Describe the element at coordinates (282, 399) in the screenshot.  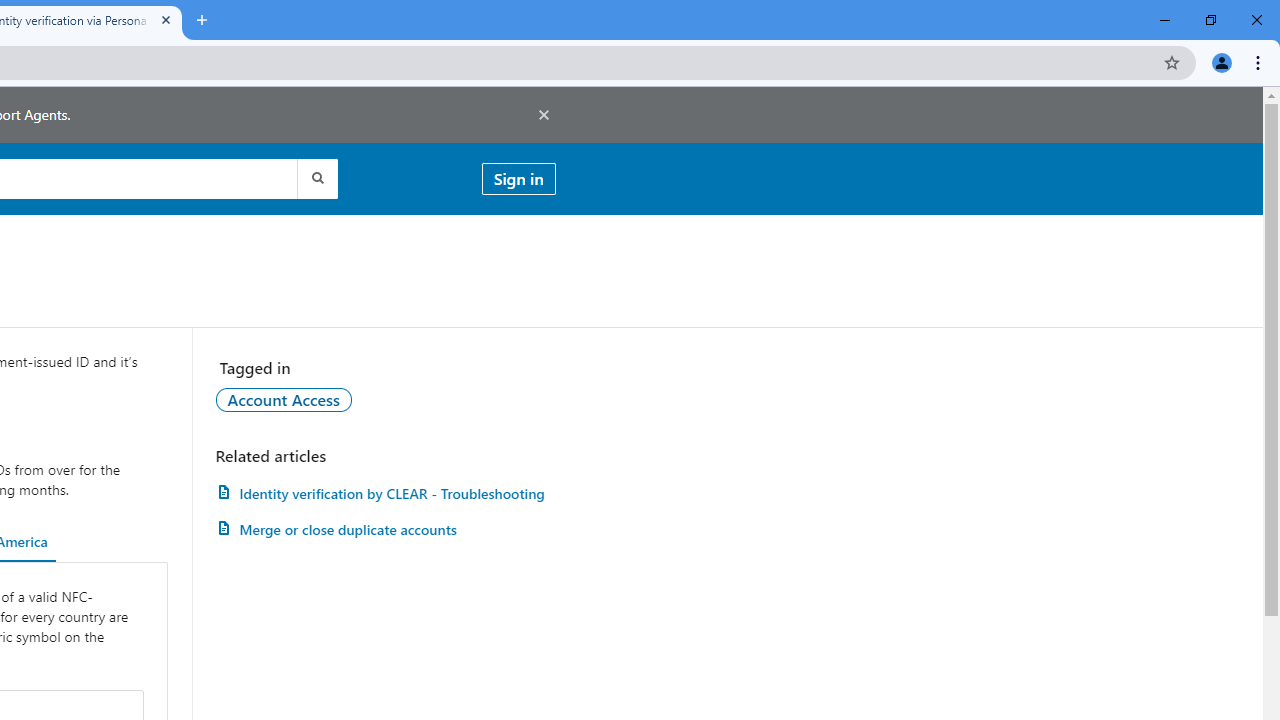
I see `'Account Access'` at that location.